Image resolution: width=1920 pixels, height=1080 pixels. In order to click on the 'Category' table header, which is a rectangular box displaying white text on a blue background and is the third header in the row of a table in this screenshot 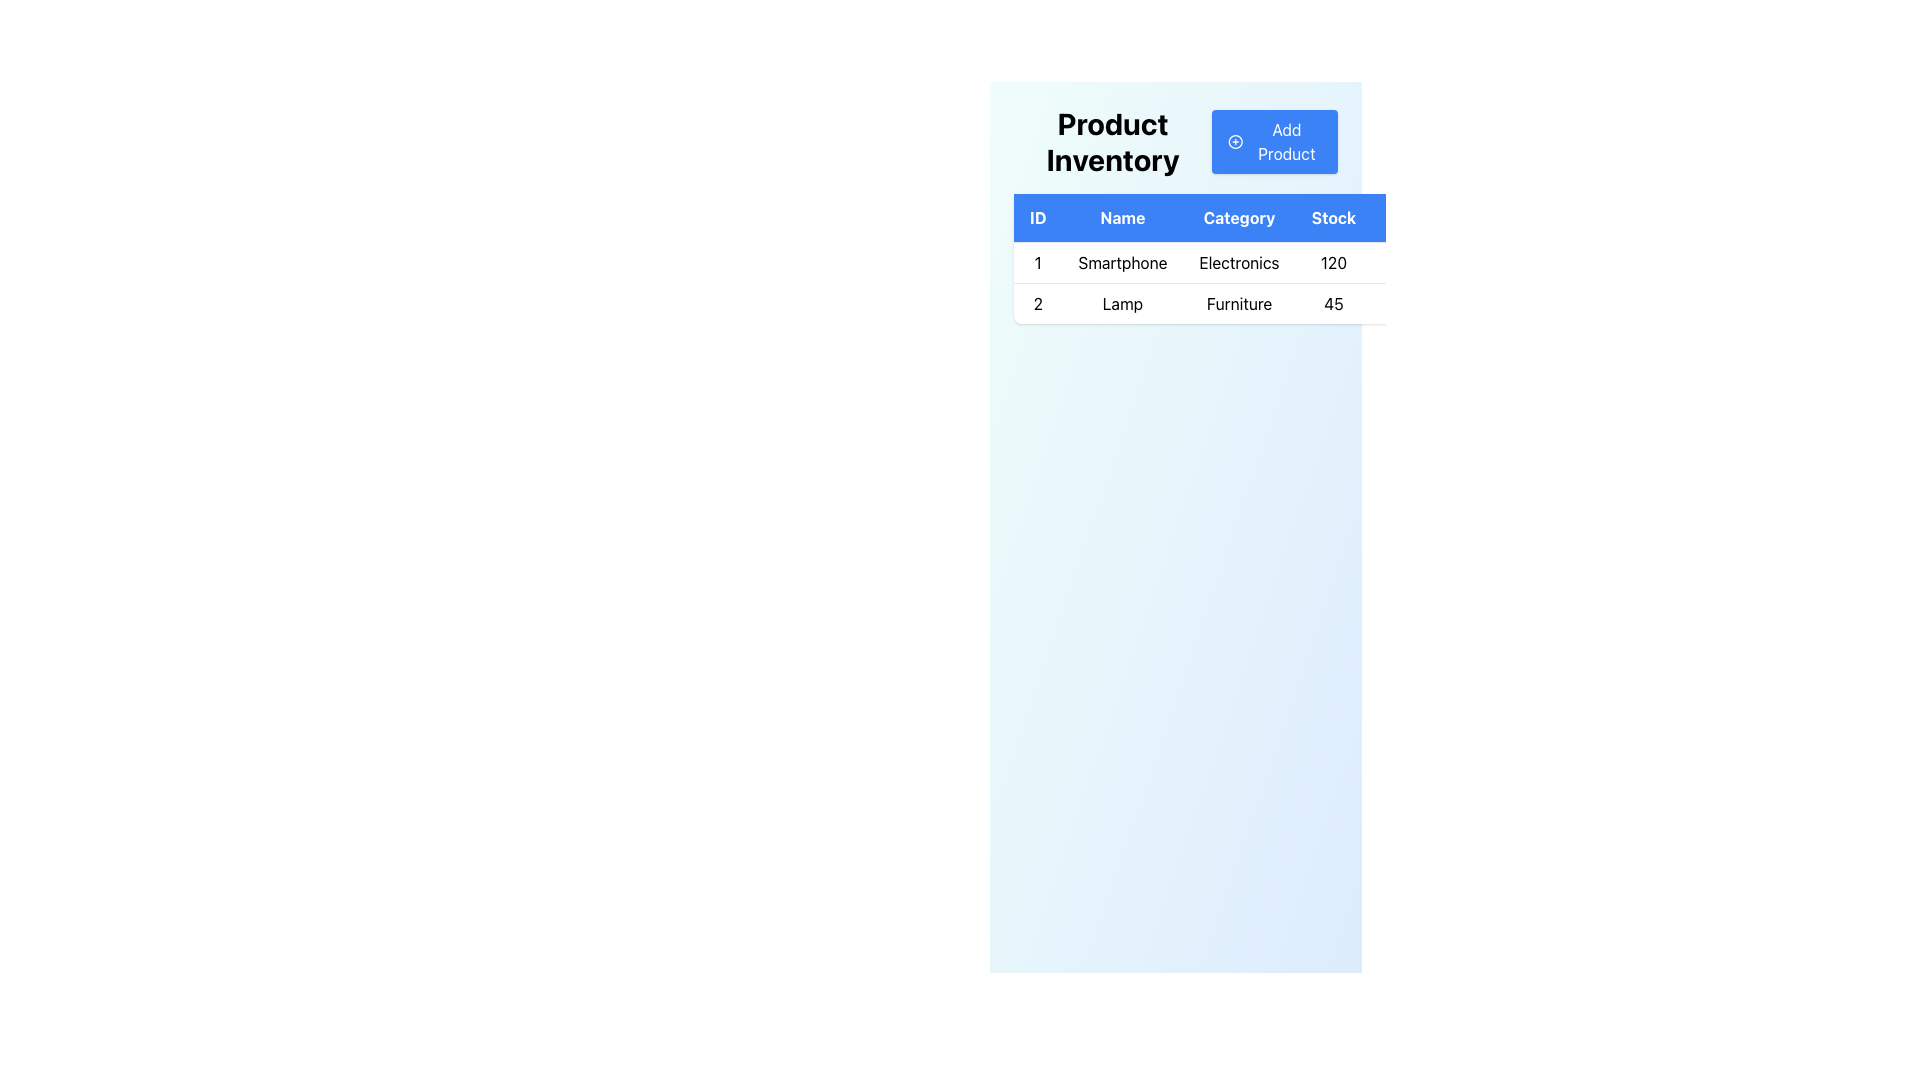, I will do `click(1238, 218)`.